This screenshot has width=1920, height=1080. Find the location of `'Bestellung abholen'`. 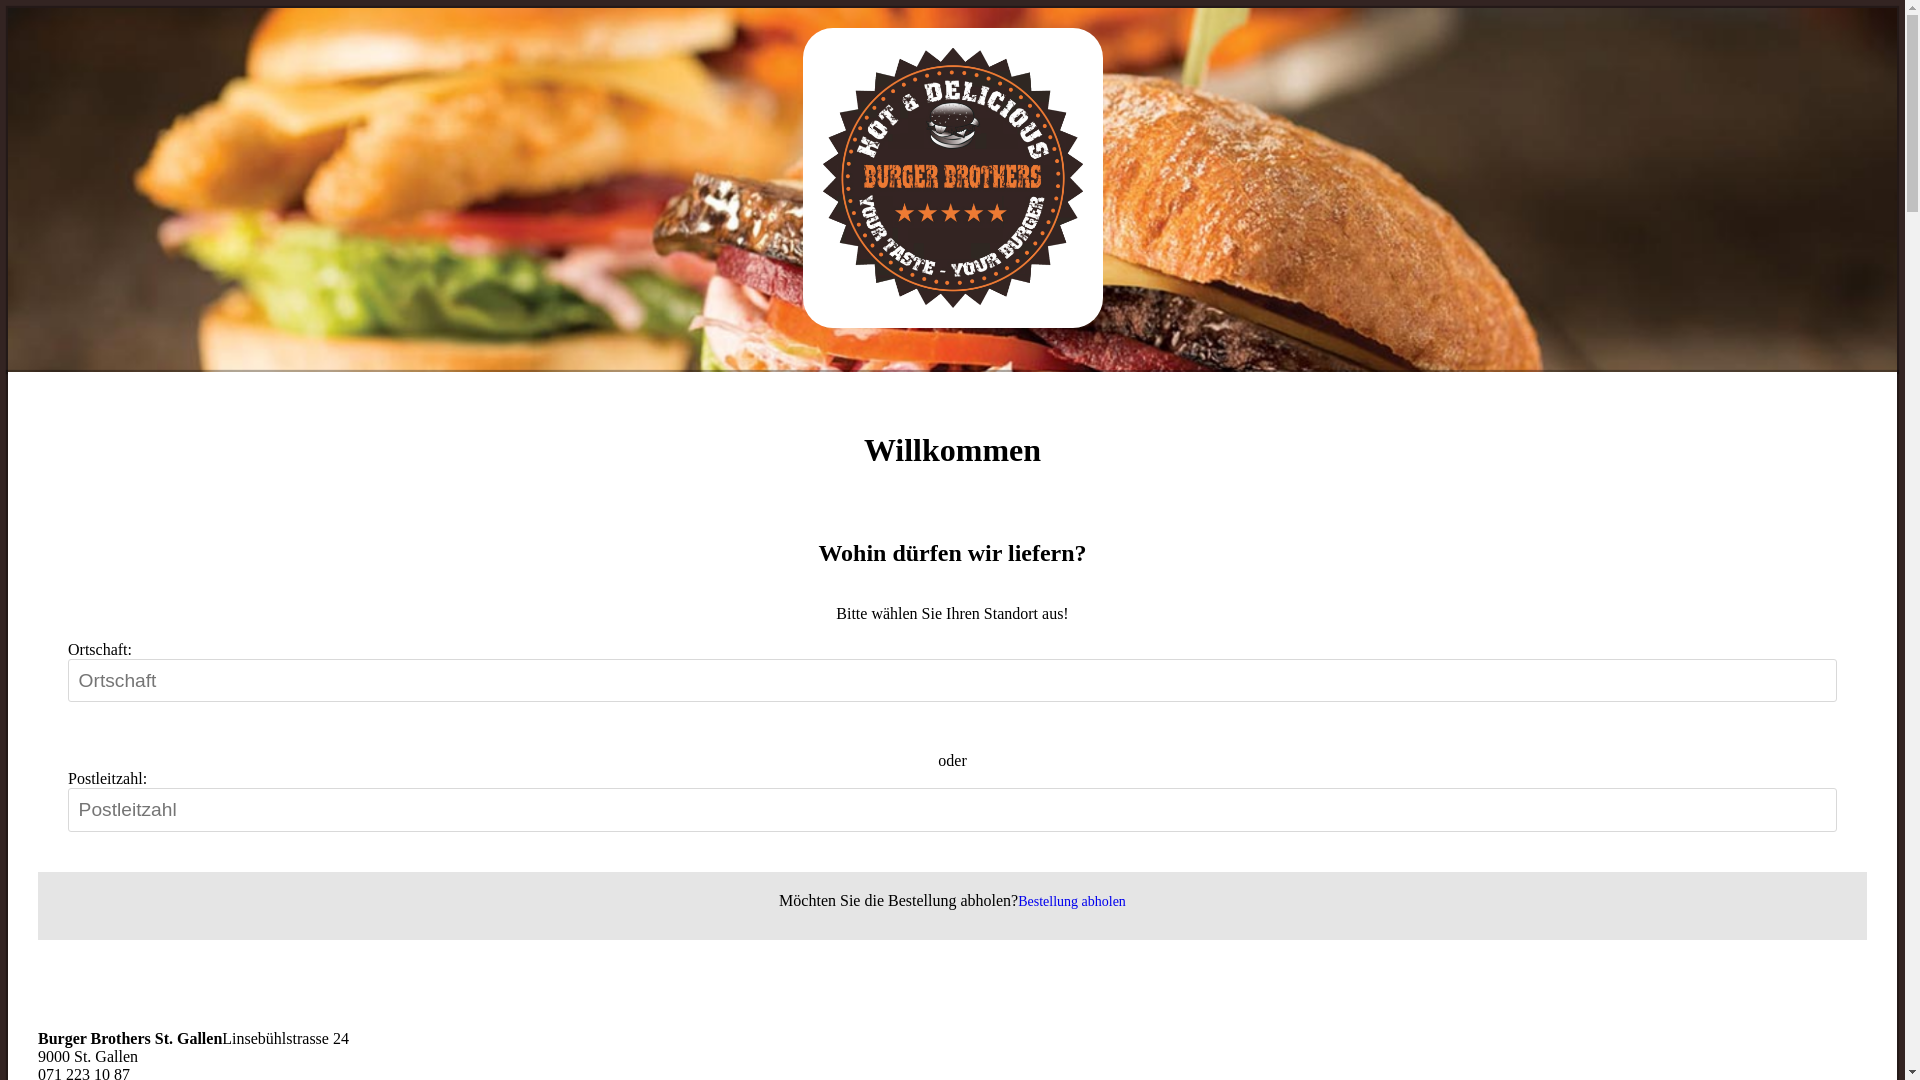

'Bestellung abholen' is located at coordinates (1070, 901).